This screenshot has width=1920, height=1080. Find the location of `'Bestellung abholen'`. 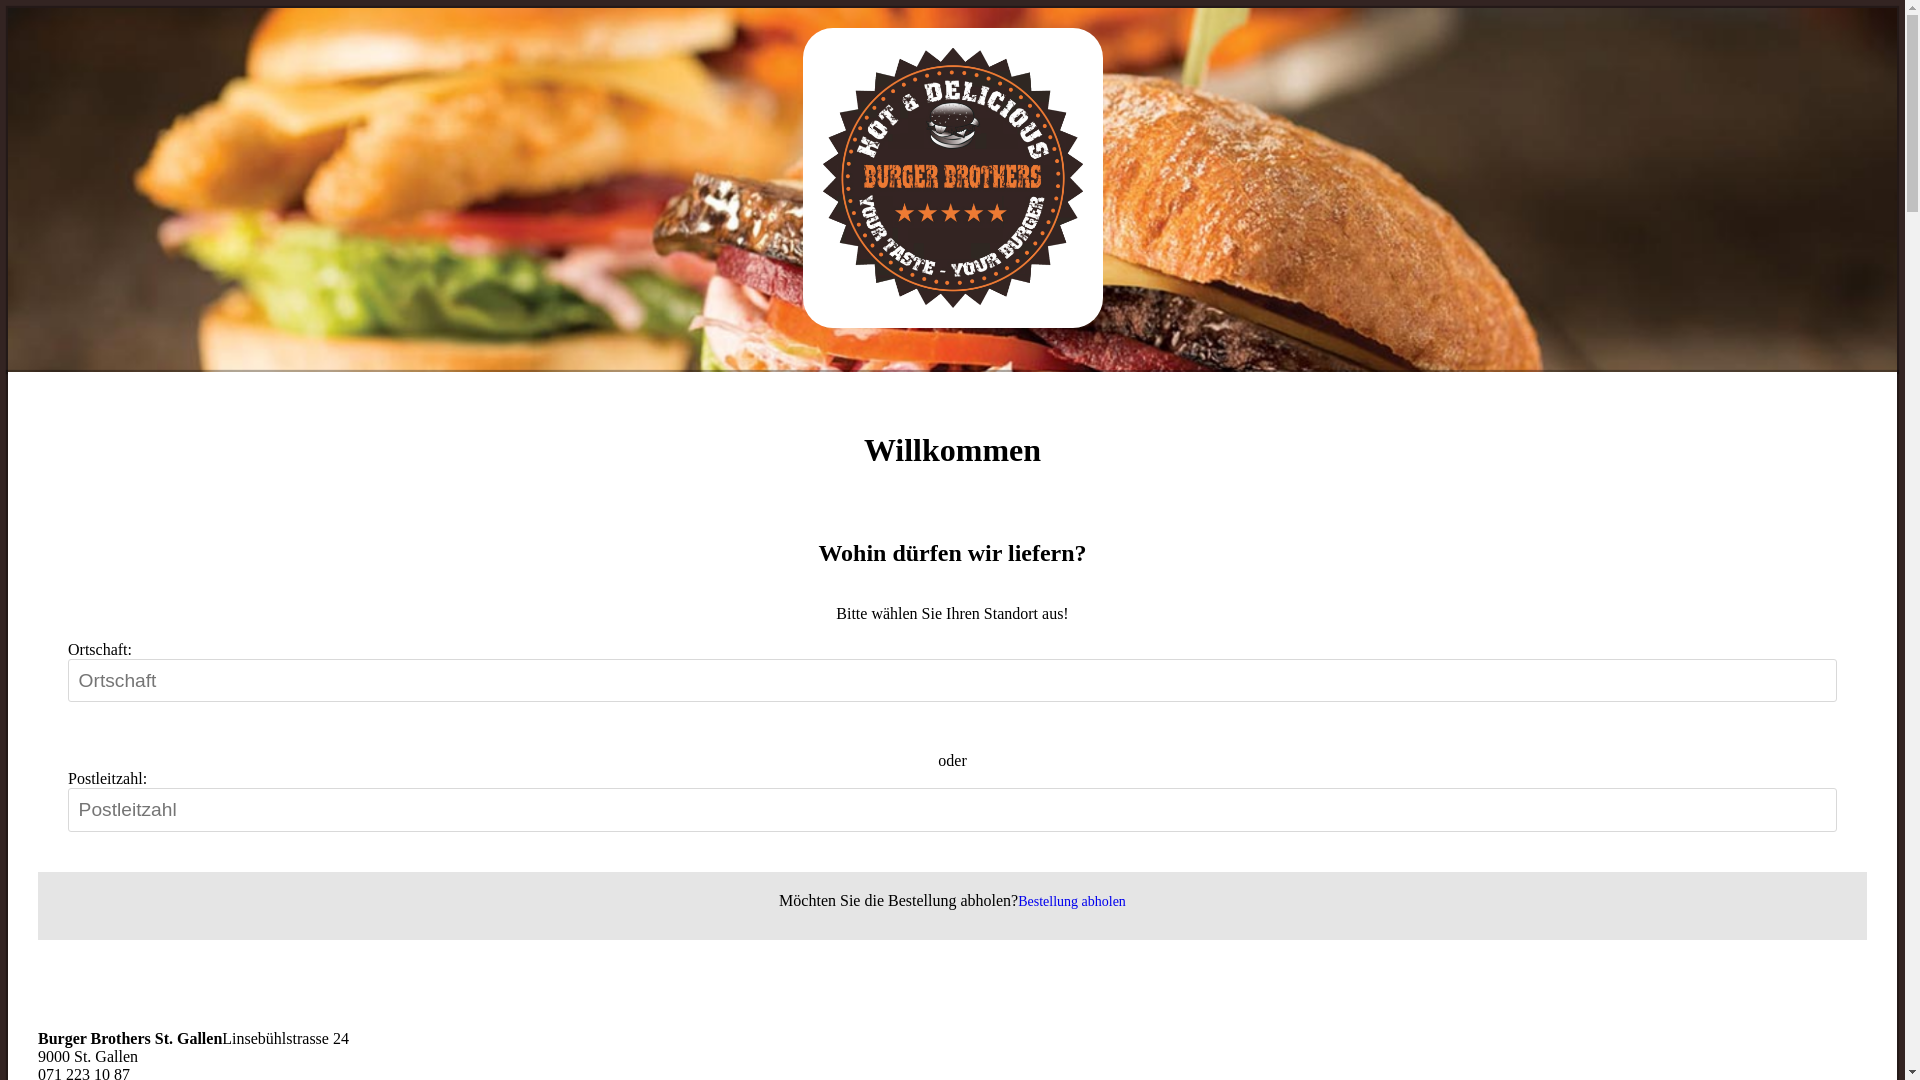

'Bestellung abholen' is located at coordinates (1070, 901).